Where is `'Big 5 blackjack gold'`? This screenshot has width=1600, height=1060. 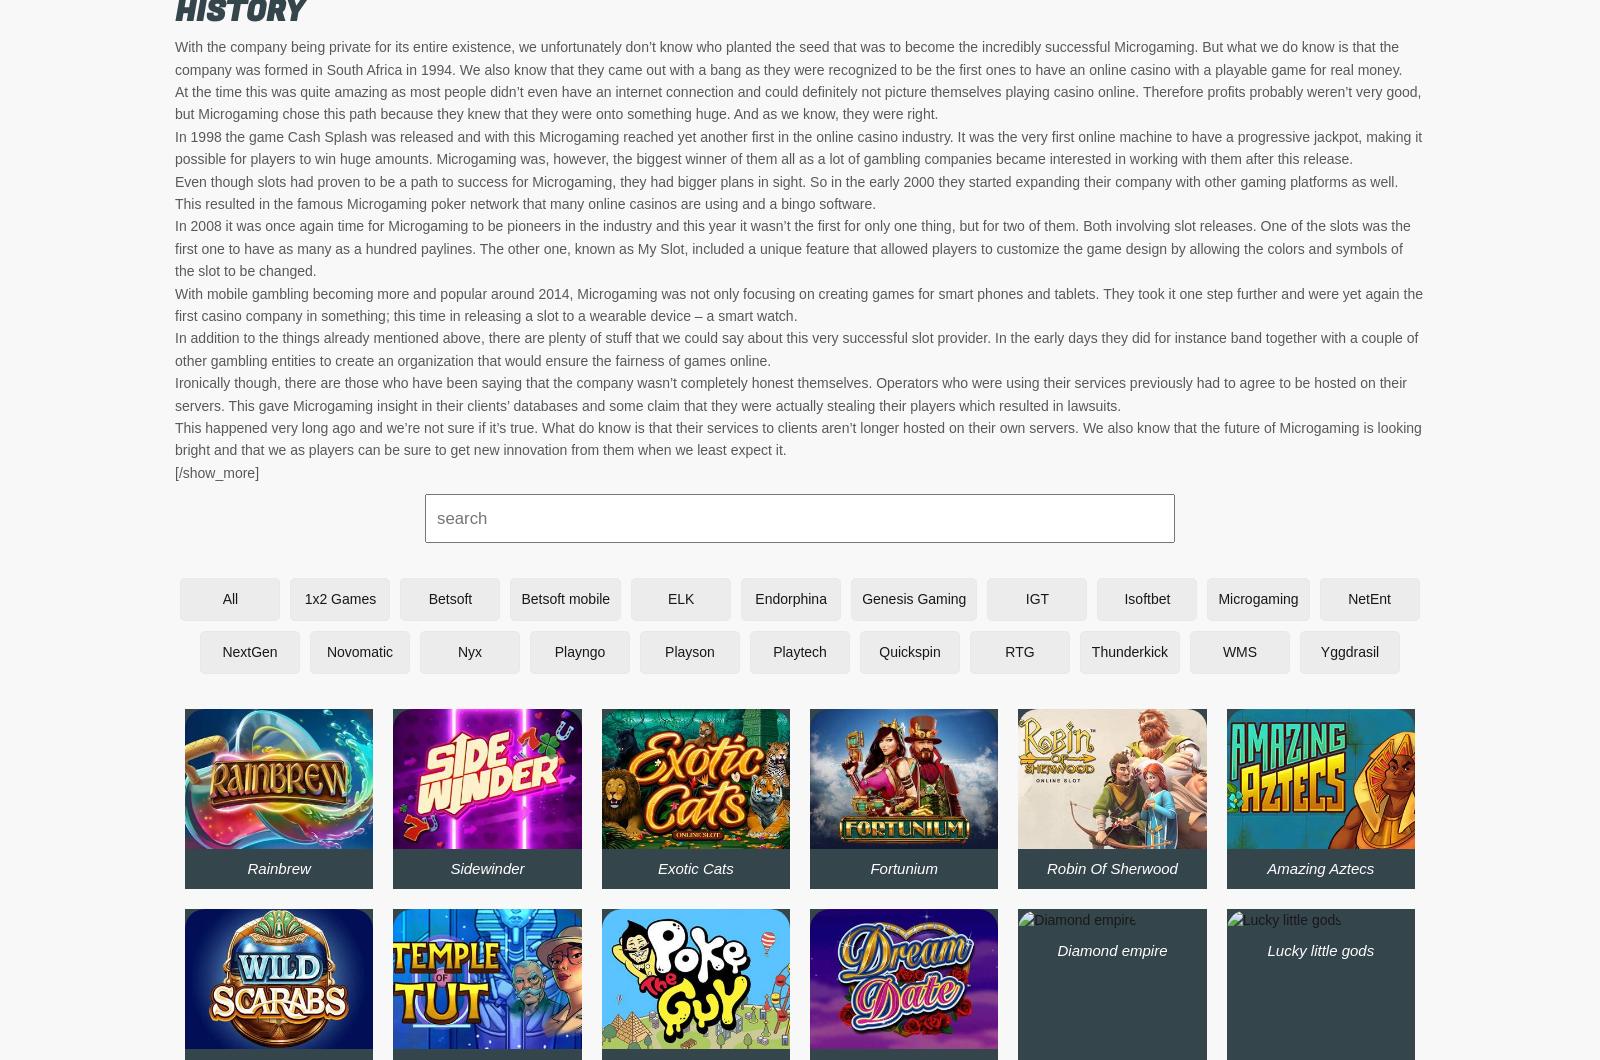 'Big 5 blackjack gold' is located at coordinates (695, 741).